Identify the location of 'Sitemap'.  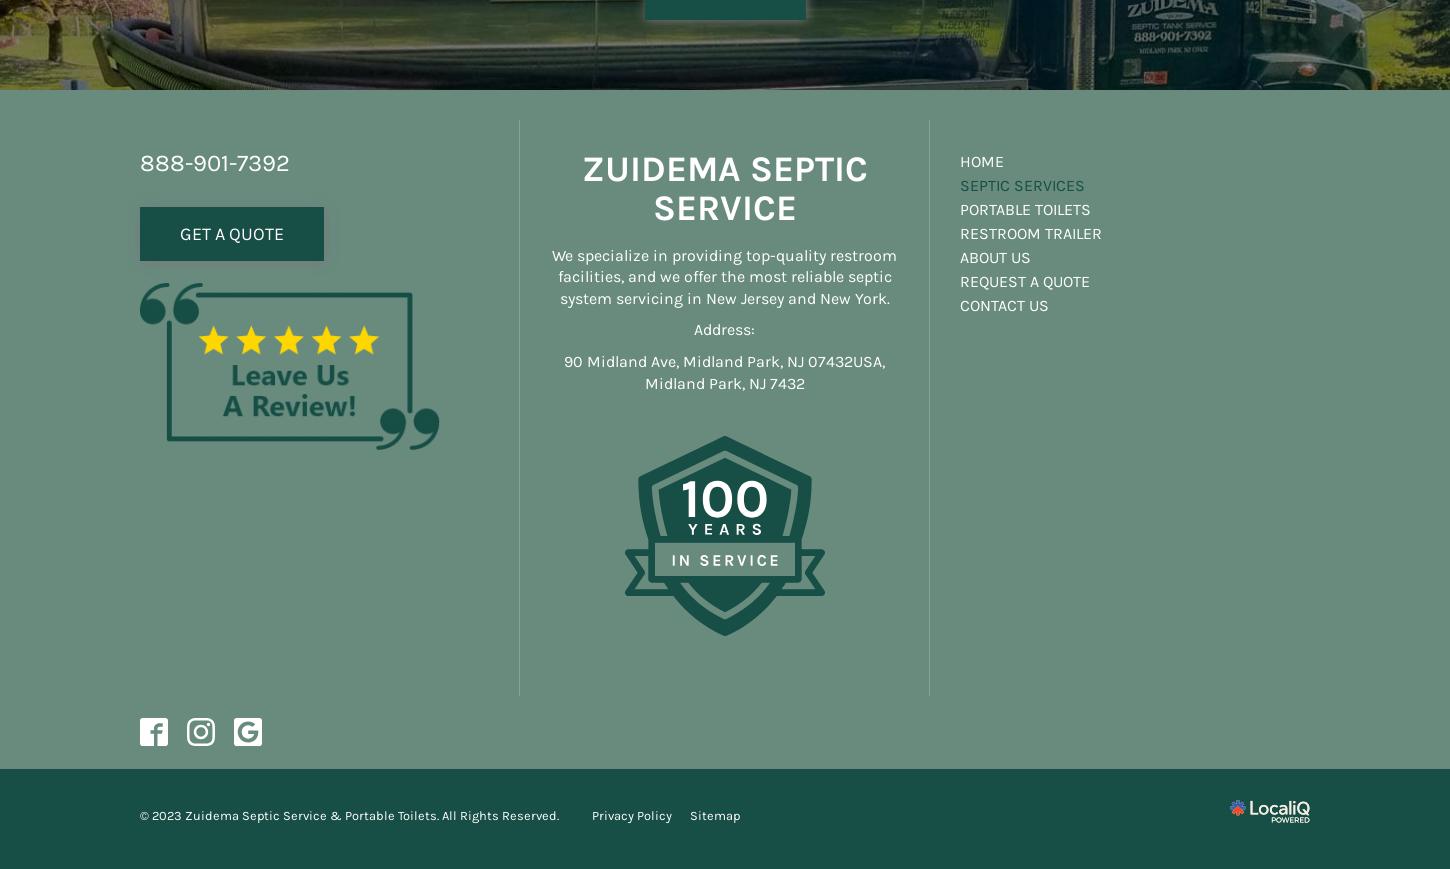
(713, 815).